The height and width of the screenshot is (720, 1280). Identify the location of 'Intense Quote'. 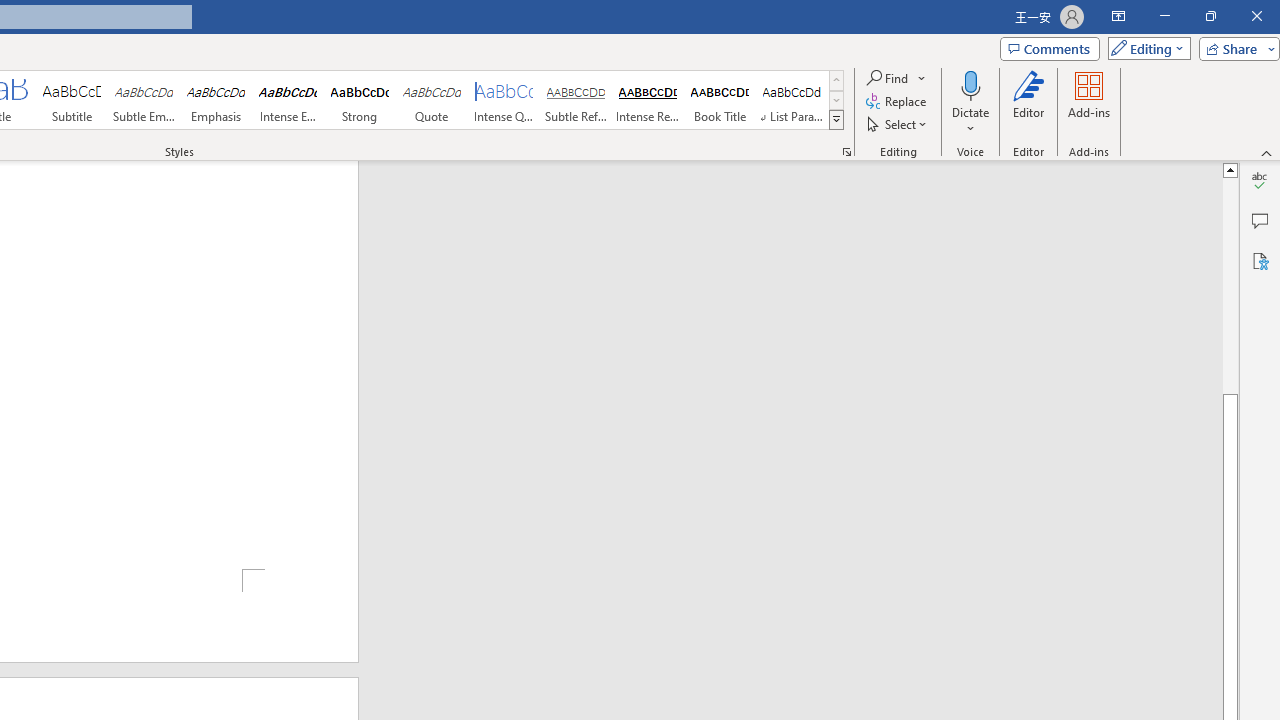
(504, 100).